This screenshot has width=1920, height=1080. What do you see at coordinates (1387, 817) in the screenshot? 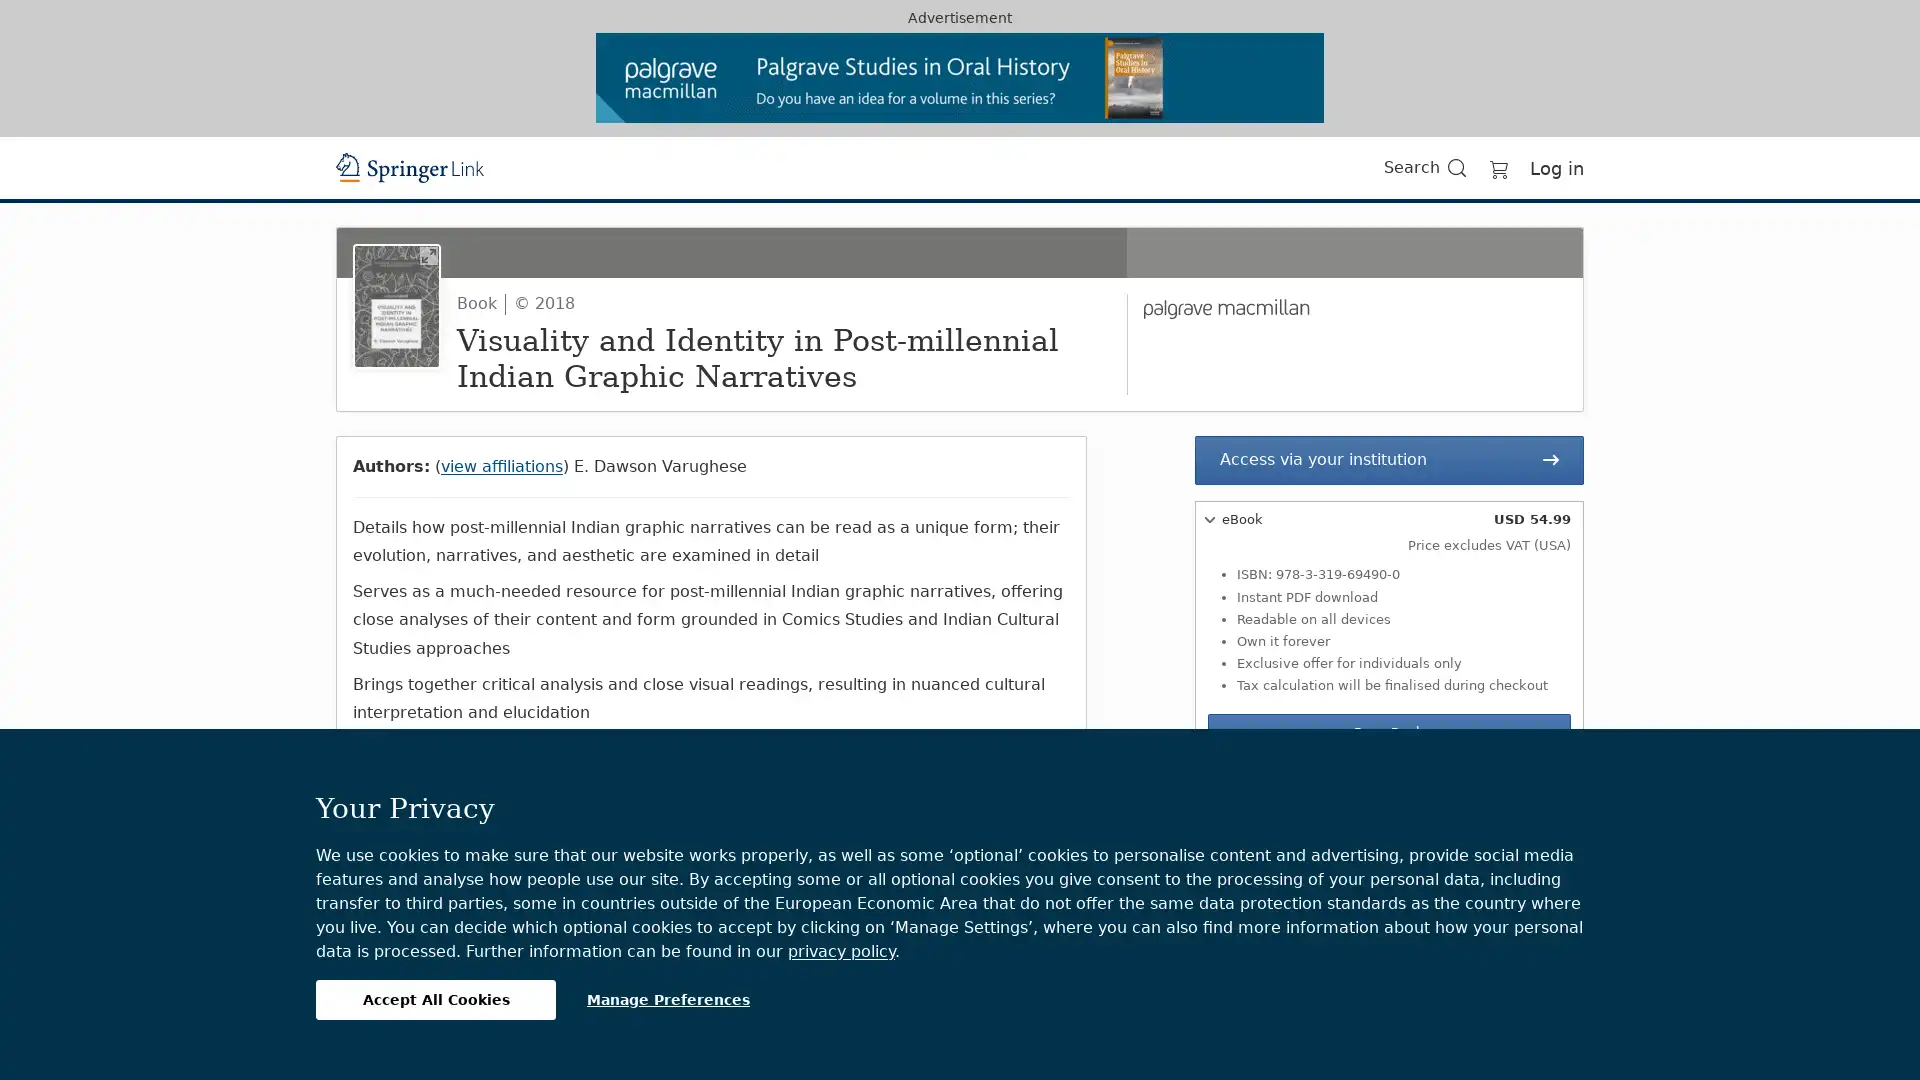
I see `Hardcover Book USD 69.99` at bounding box center [1387, 817].